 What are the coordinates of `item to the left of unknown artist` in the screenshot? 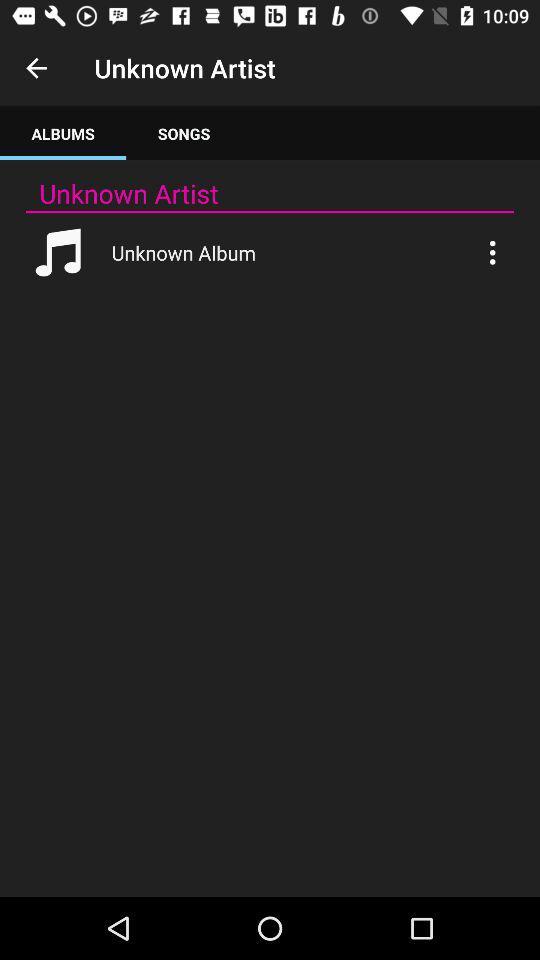 It's located at (36, 68).